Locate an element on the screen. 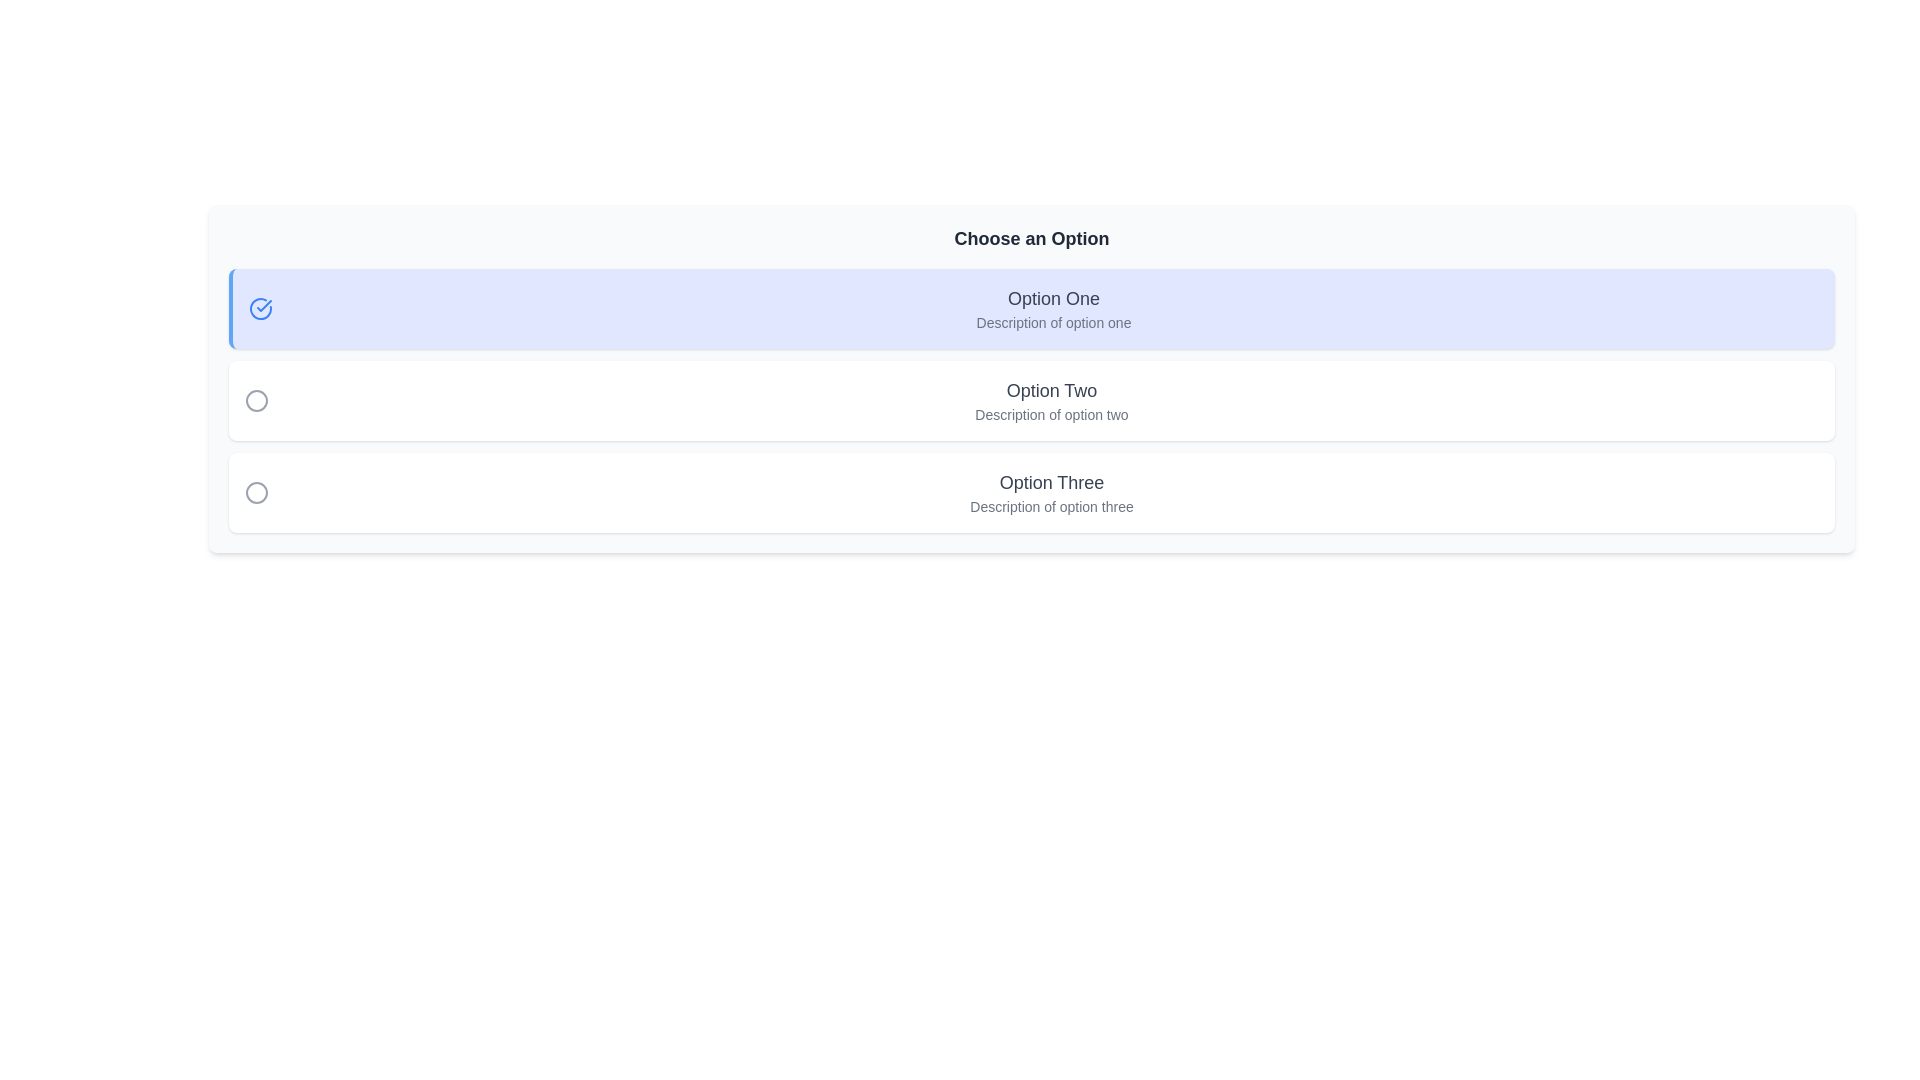 This screenshot has width=1920, height=1080. the inner SVG Circle of the selectable radio button next to the 'Option Three' selection row, located in the bottom section of the list is located at coordinates (256, 493).